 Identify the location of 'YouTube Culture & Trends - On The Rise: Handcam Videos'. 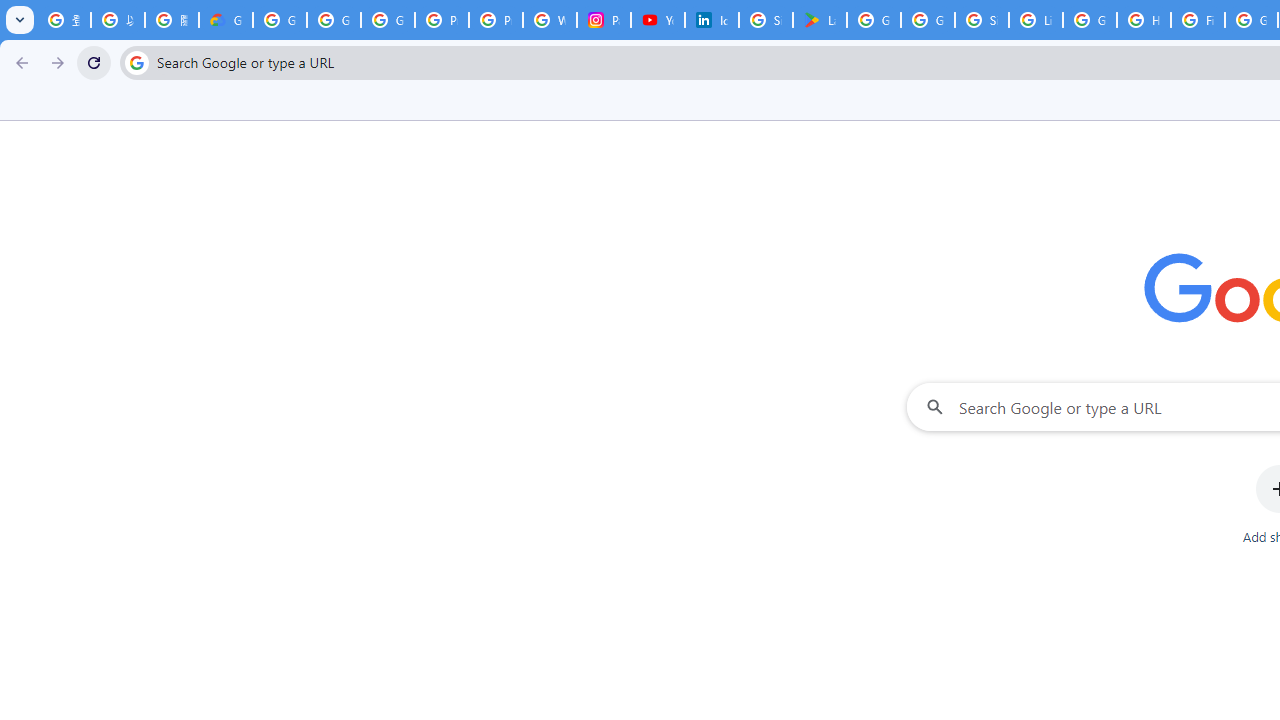
(657, 20).